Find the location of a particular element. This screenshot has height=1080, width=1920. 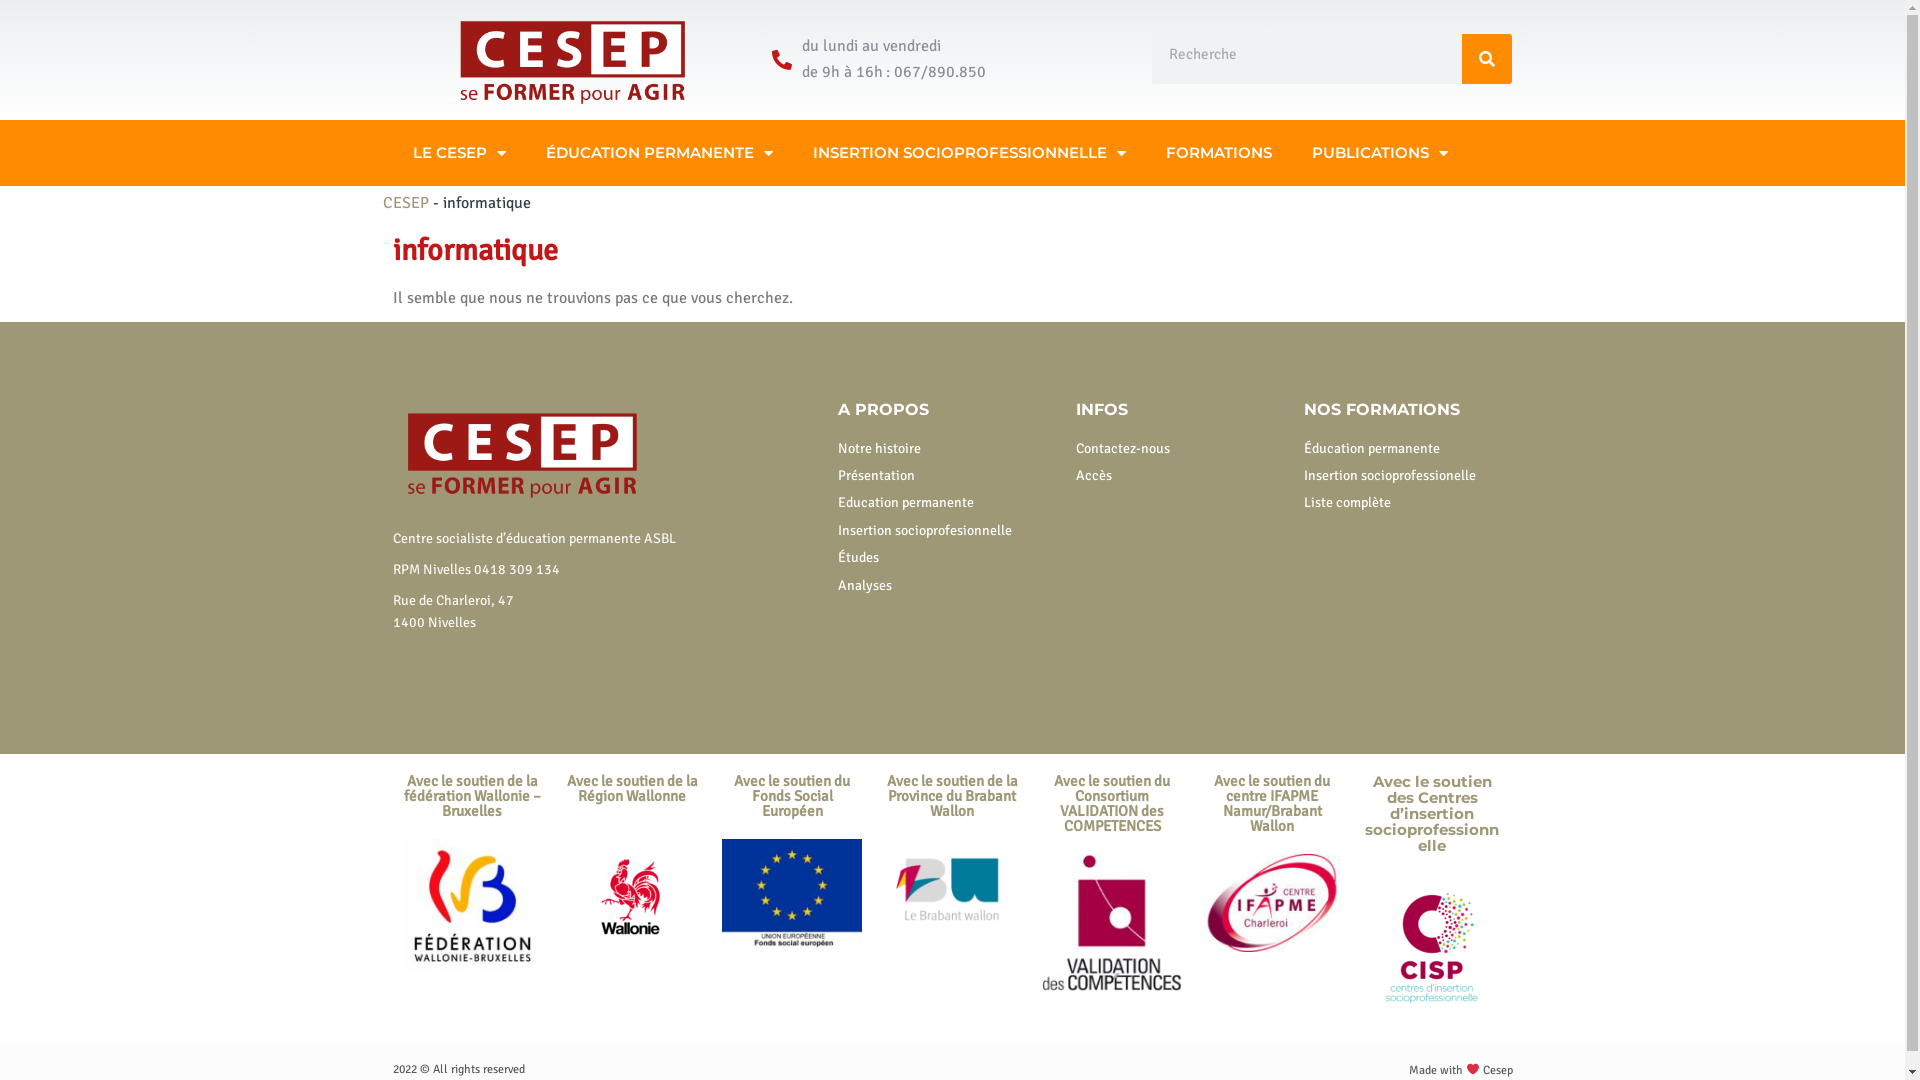

'FORMATIONS' is located at coordinates (1218, 152).